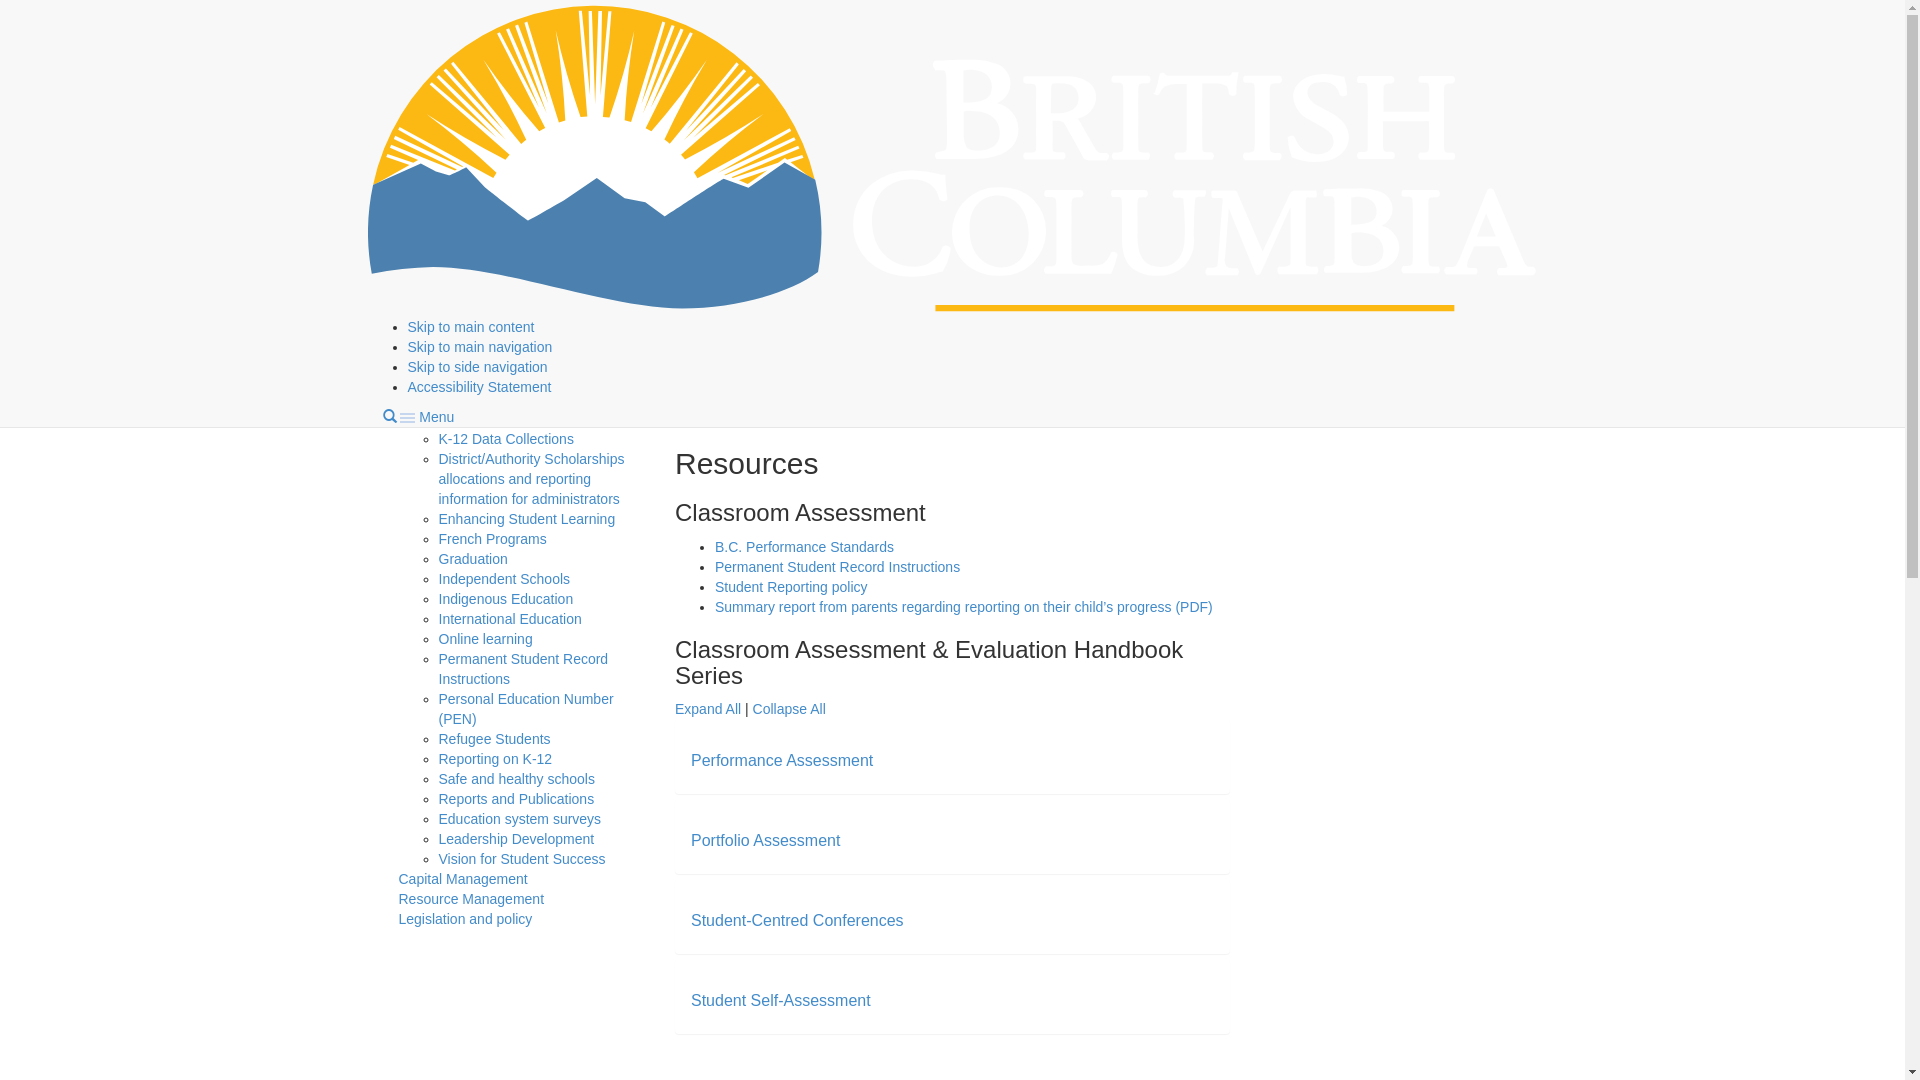 The width and height of the screenshot is (1920, 1080). What do you see at coordinates (509, 617) in the screenshot?
I see `'International Education'` at bounding box center [509, 617].